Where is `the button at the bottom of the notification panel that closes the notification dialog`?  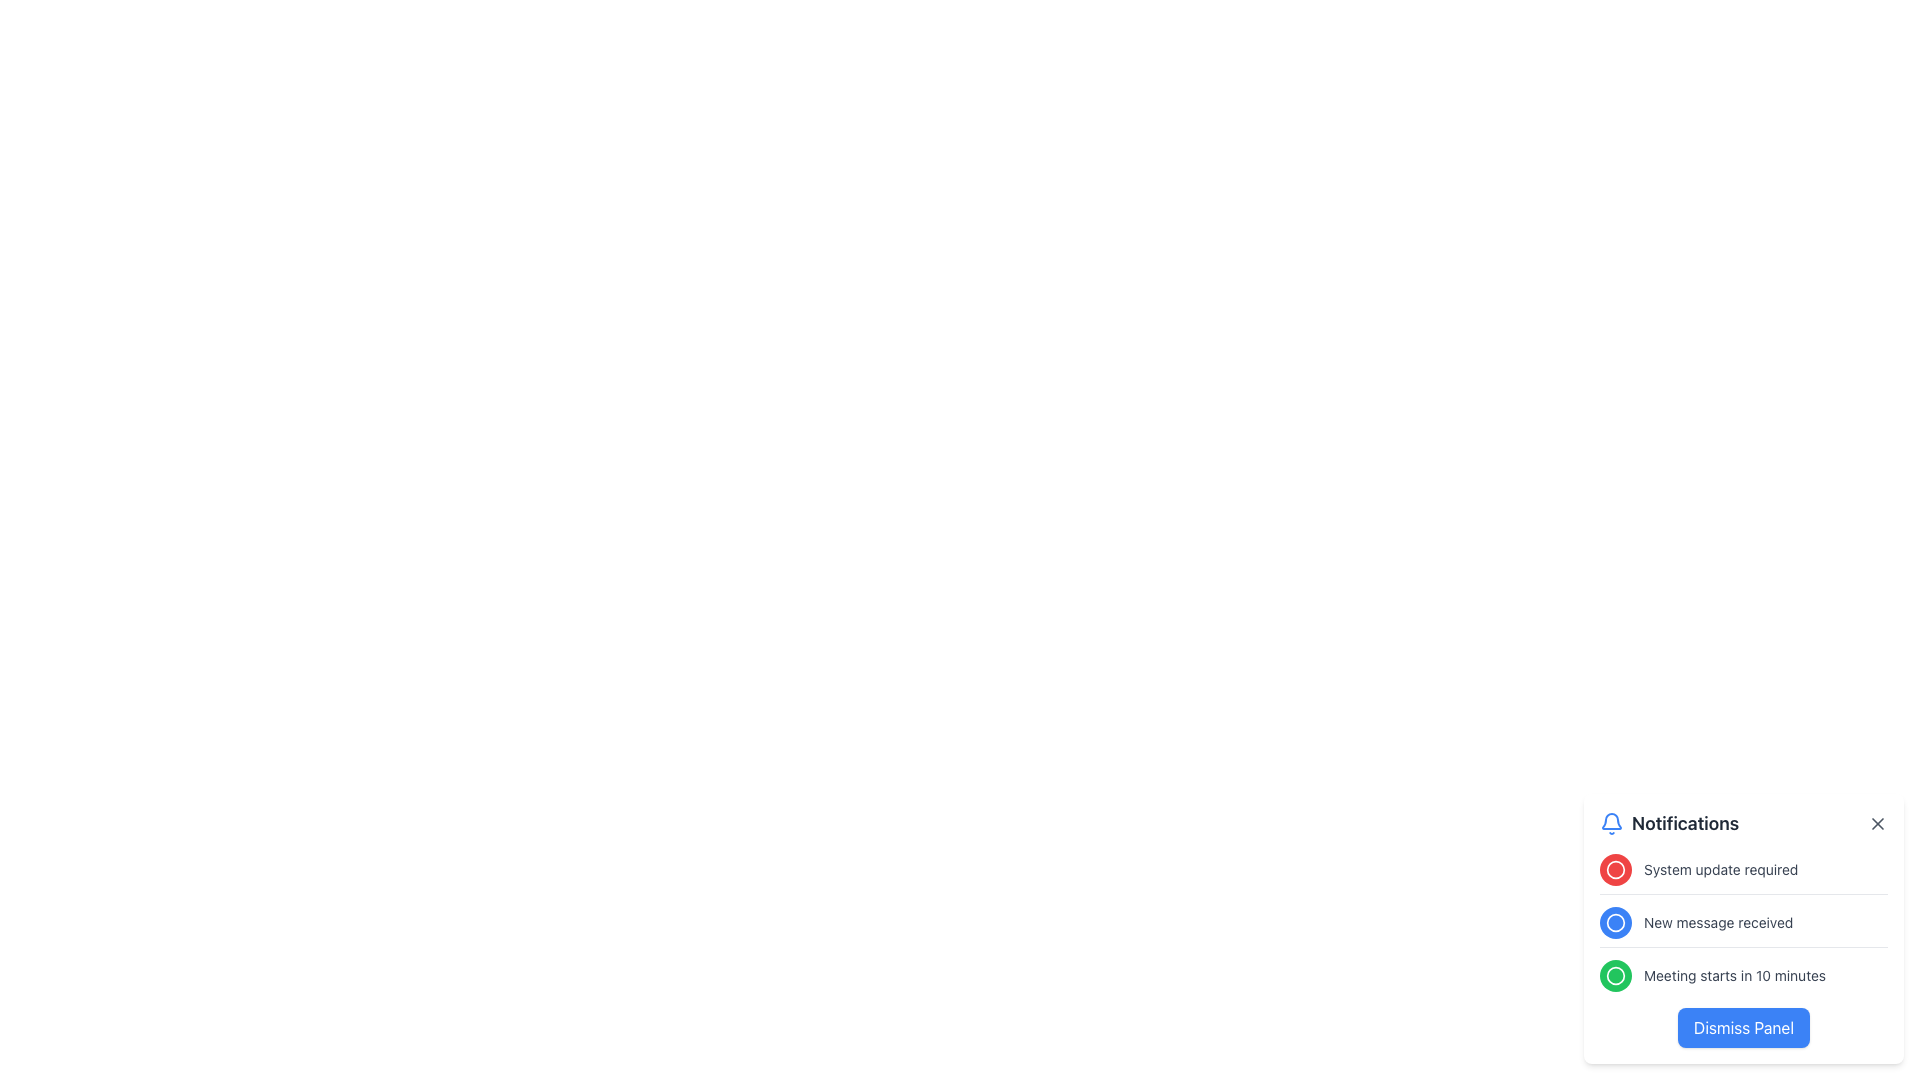 the button at the bottom of the notification panel that closes the notification dialog is located at coordinates (1742, 1028).